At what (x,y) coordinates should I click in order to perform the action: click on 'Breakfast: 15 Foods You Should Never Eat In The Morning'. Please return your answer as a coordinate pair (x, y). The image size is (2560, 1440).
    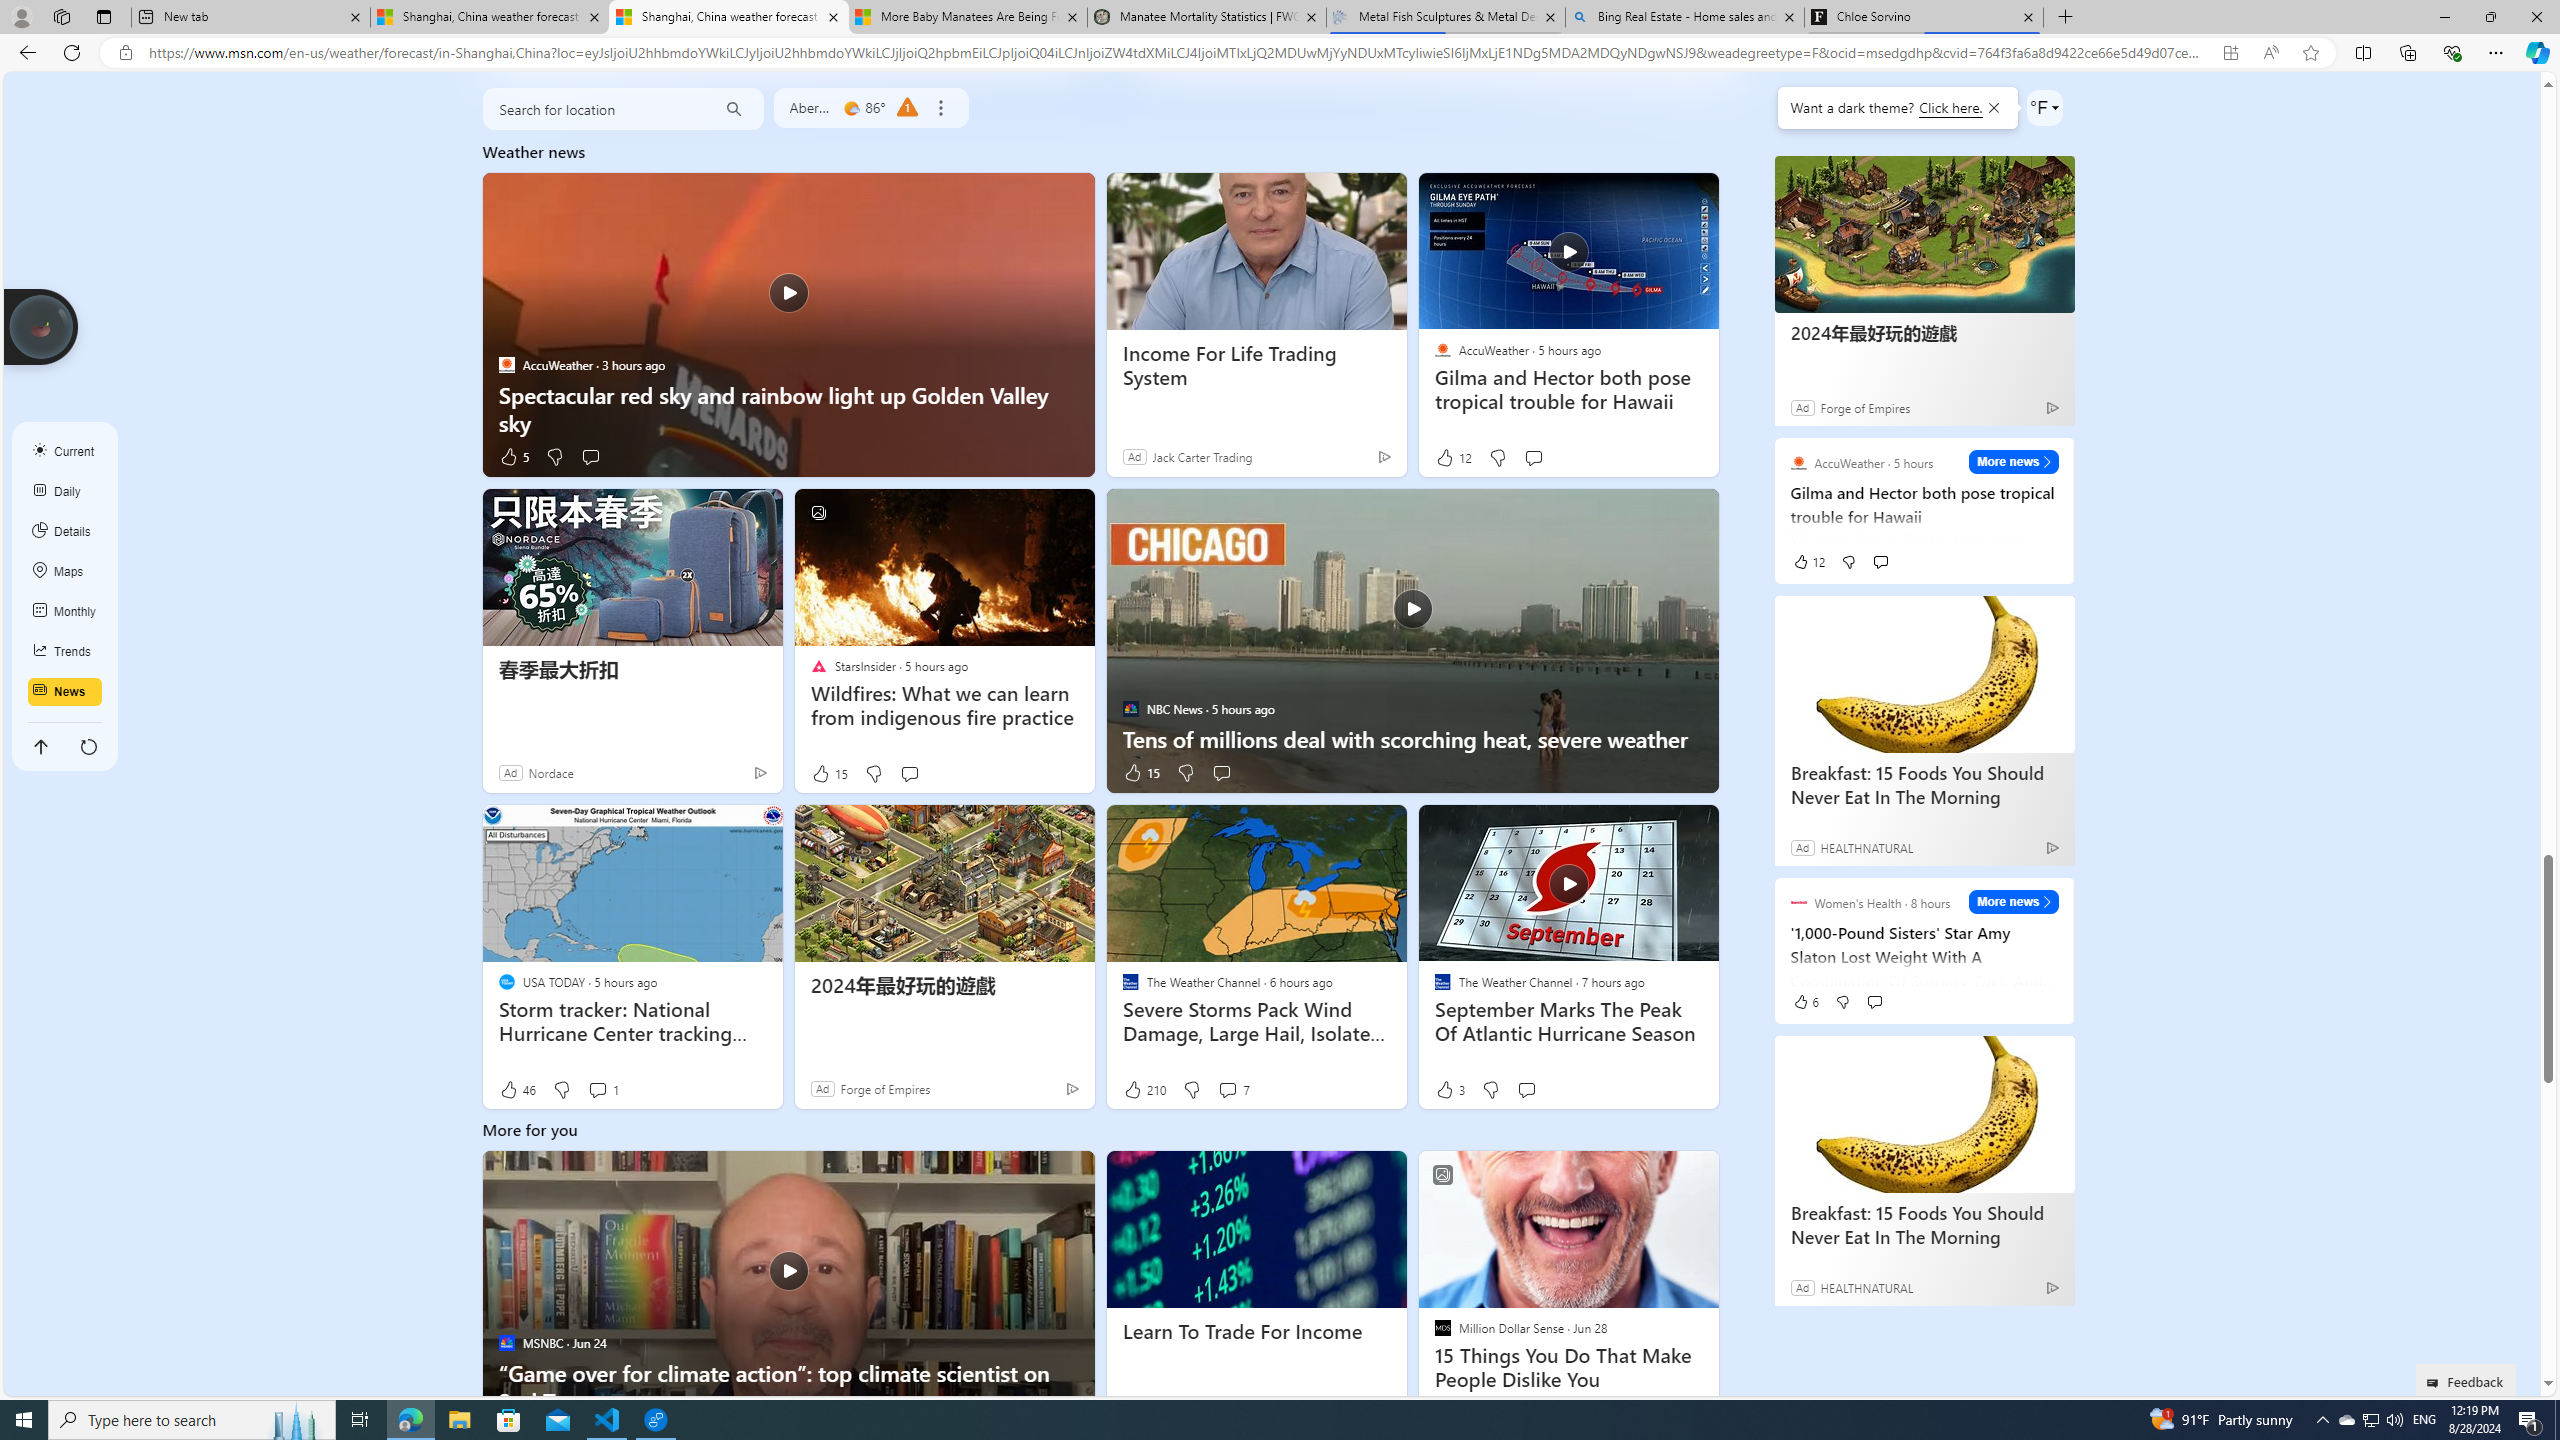
    Looking at the image, I should click on (1923, 1223).